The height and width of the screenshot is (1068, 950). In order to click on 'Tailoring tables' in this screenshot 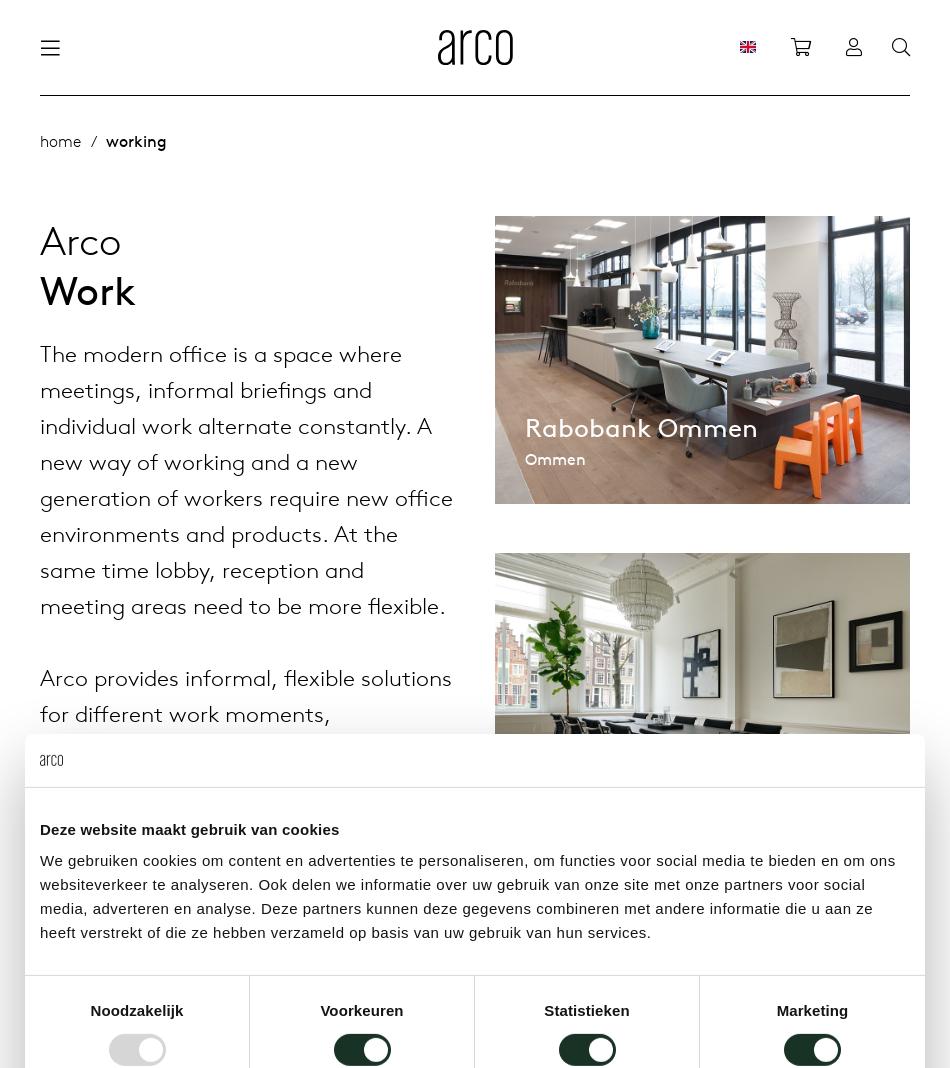, I will do `click(364, 568)`.